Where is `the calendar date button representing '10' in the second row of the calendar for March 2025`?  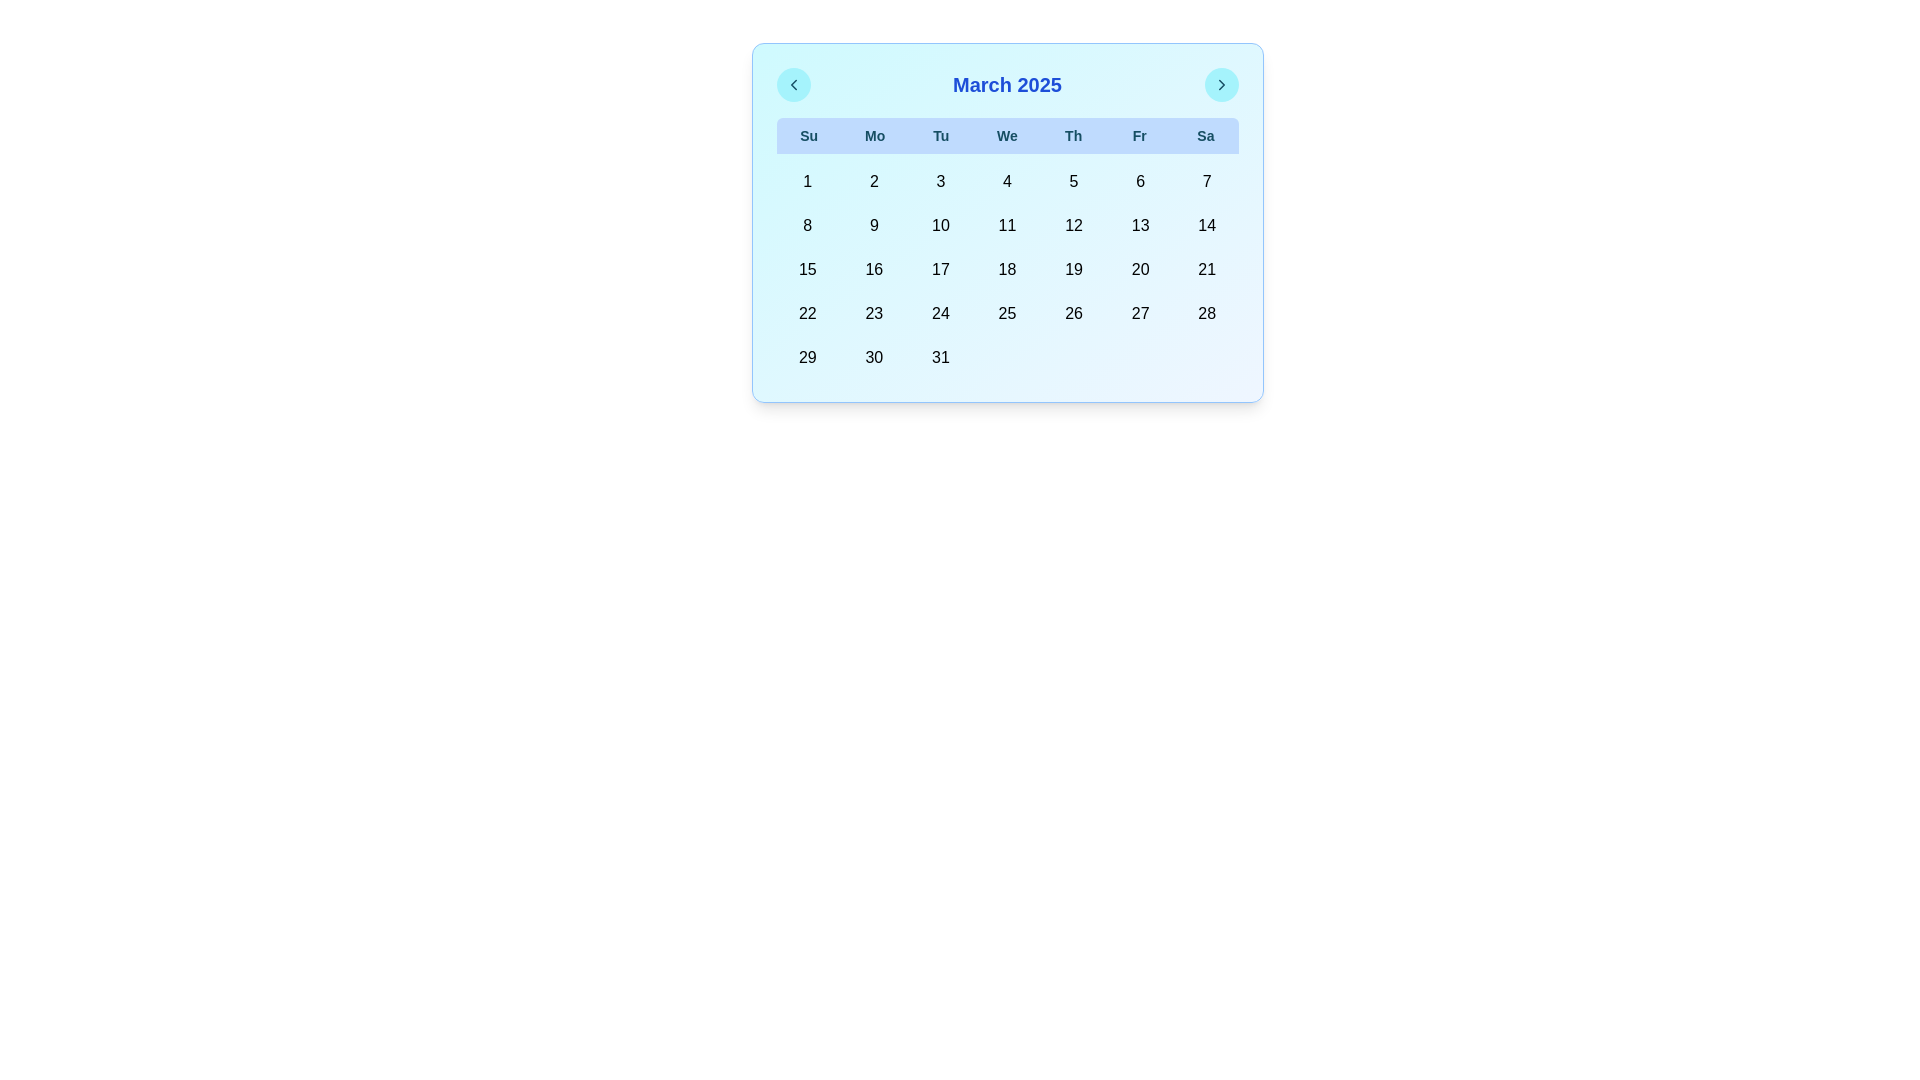 the calendar date button representing '10' in the second row of the calendar for March 2025 is located at coordinates (939, 225).